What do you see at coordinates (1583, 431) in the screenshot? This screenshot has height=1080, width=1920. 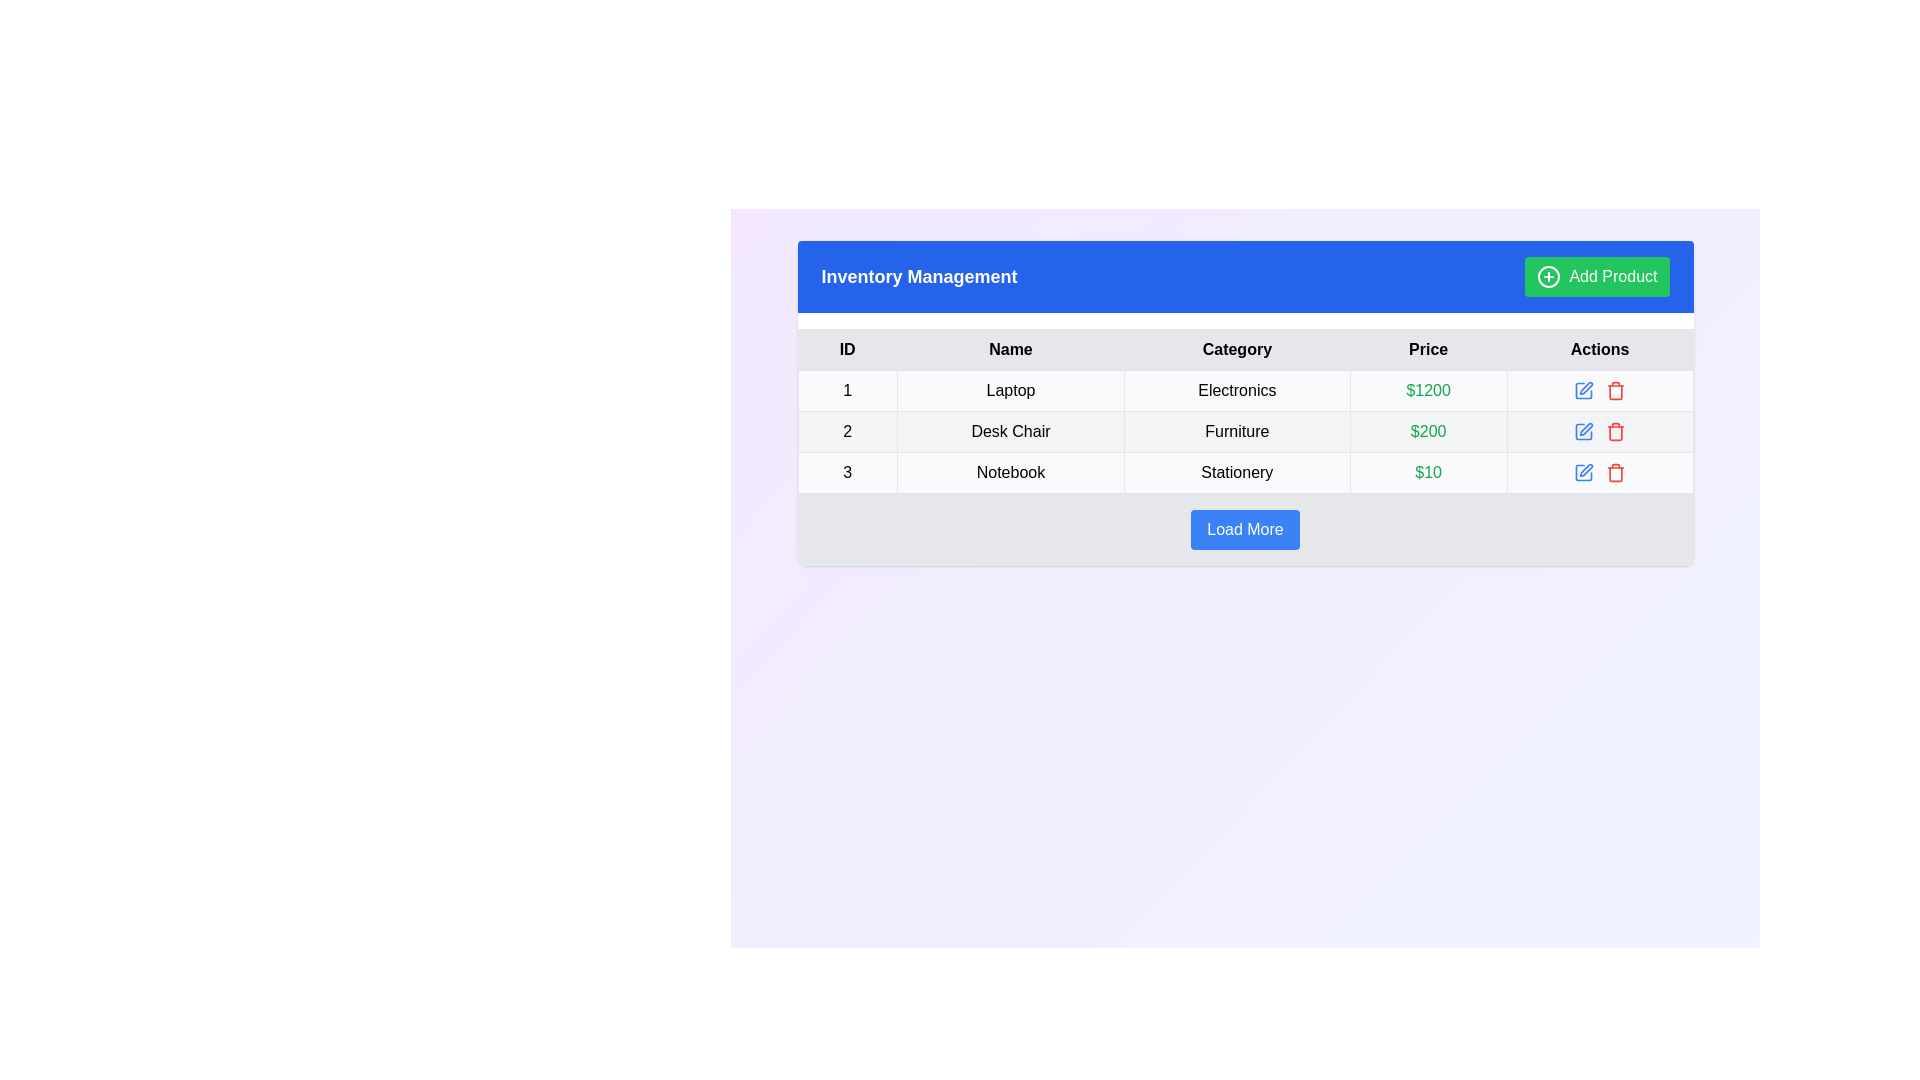 I see `the SVG icon representing an action in the 'Actions' column of the table's second row for 'Furniture $200'` at bounding box center [1583, 431].